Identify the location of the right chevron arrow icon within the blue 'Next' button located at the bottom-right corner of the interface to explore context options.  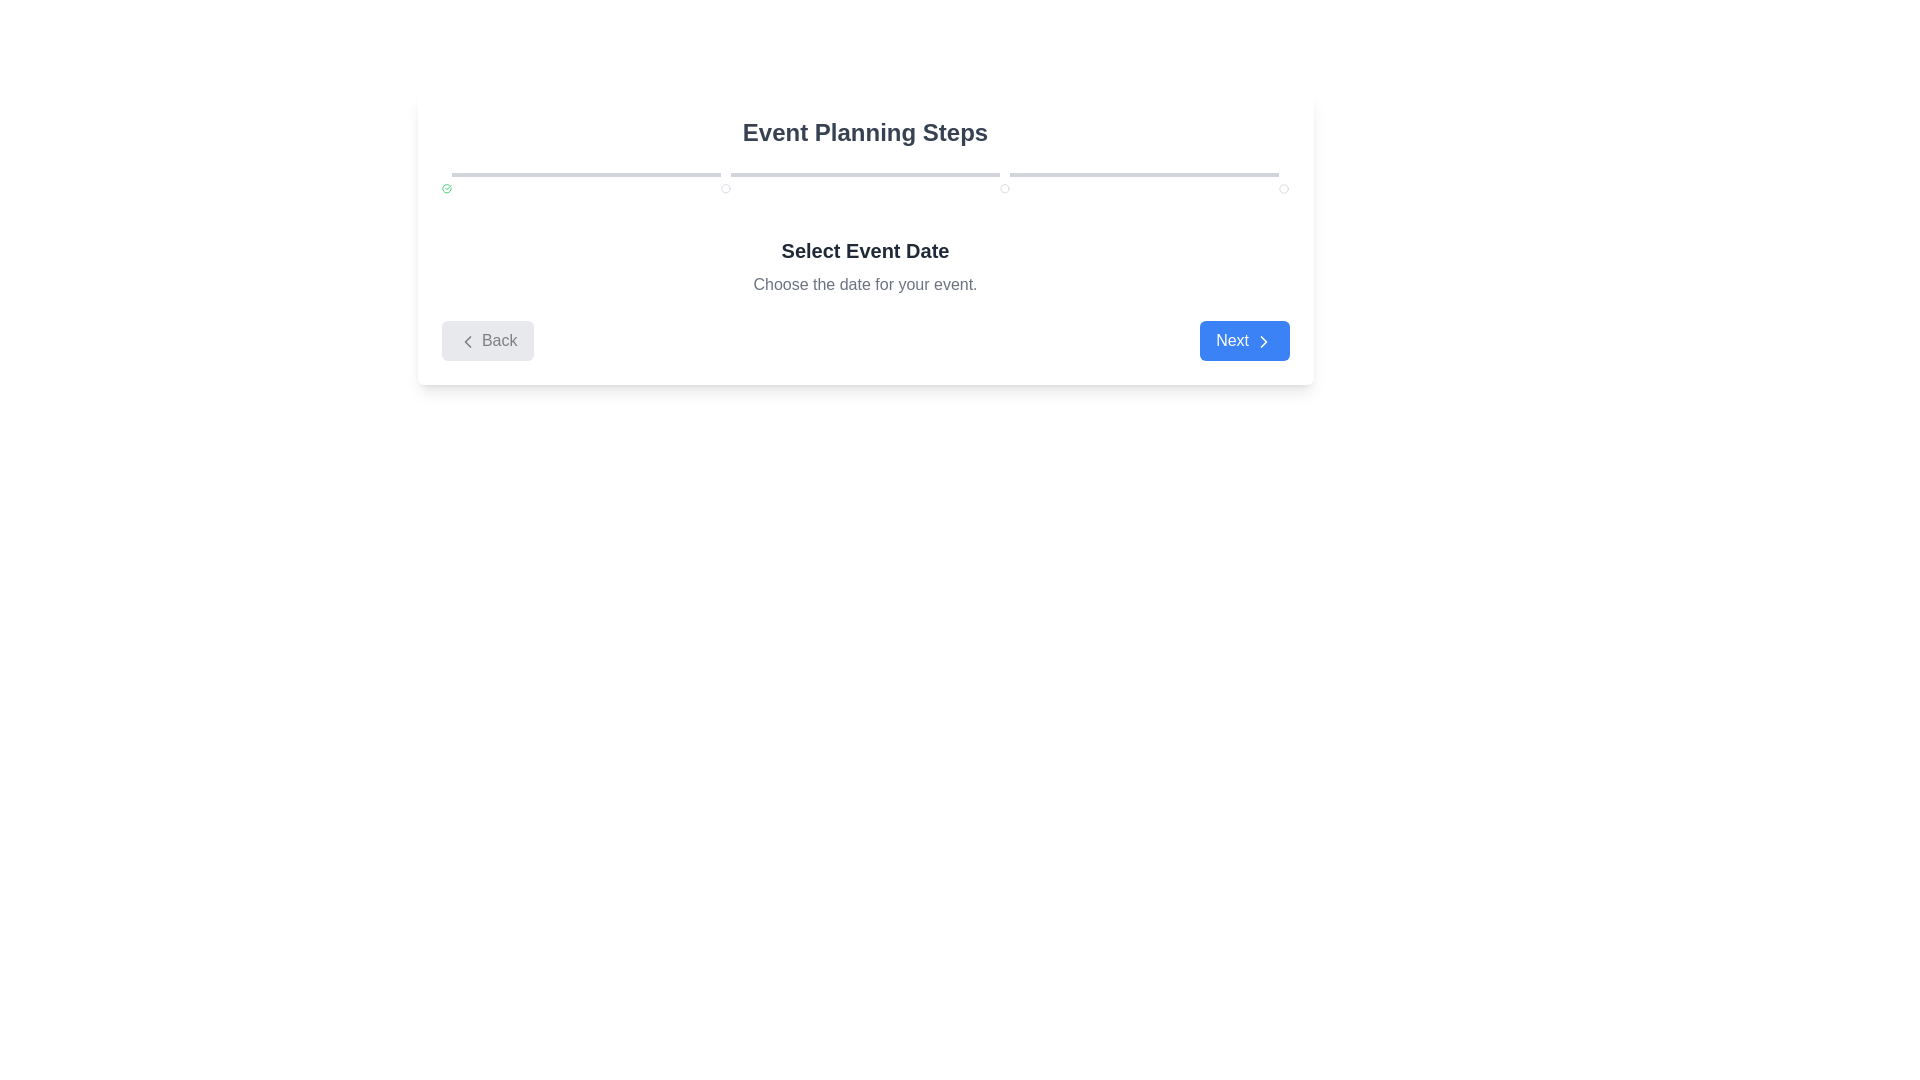
(1262, 340).